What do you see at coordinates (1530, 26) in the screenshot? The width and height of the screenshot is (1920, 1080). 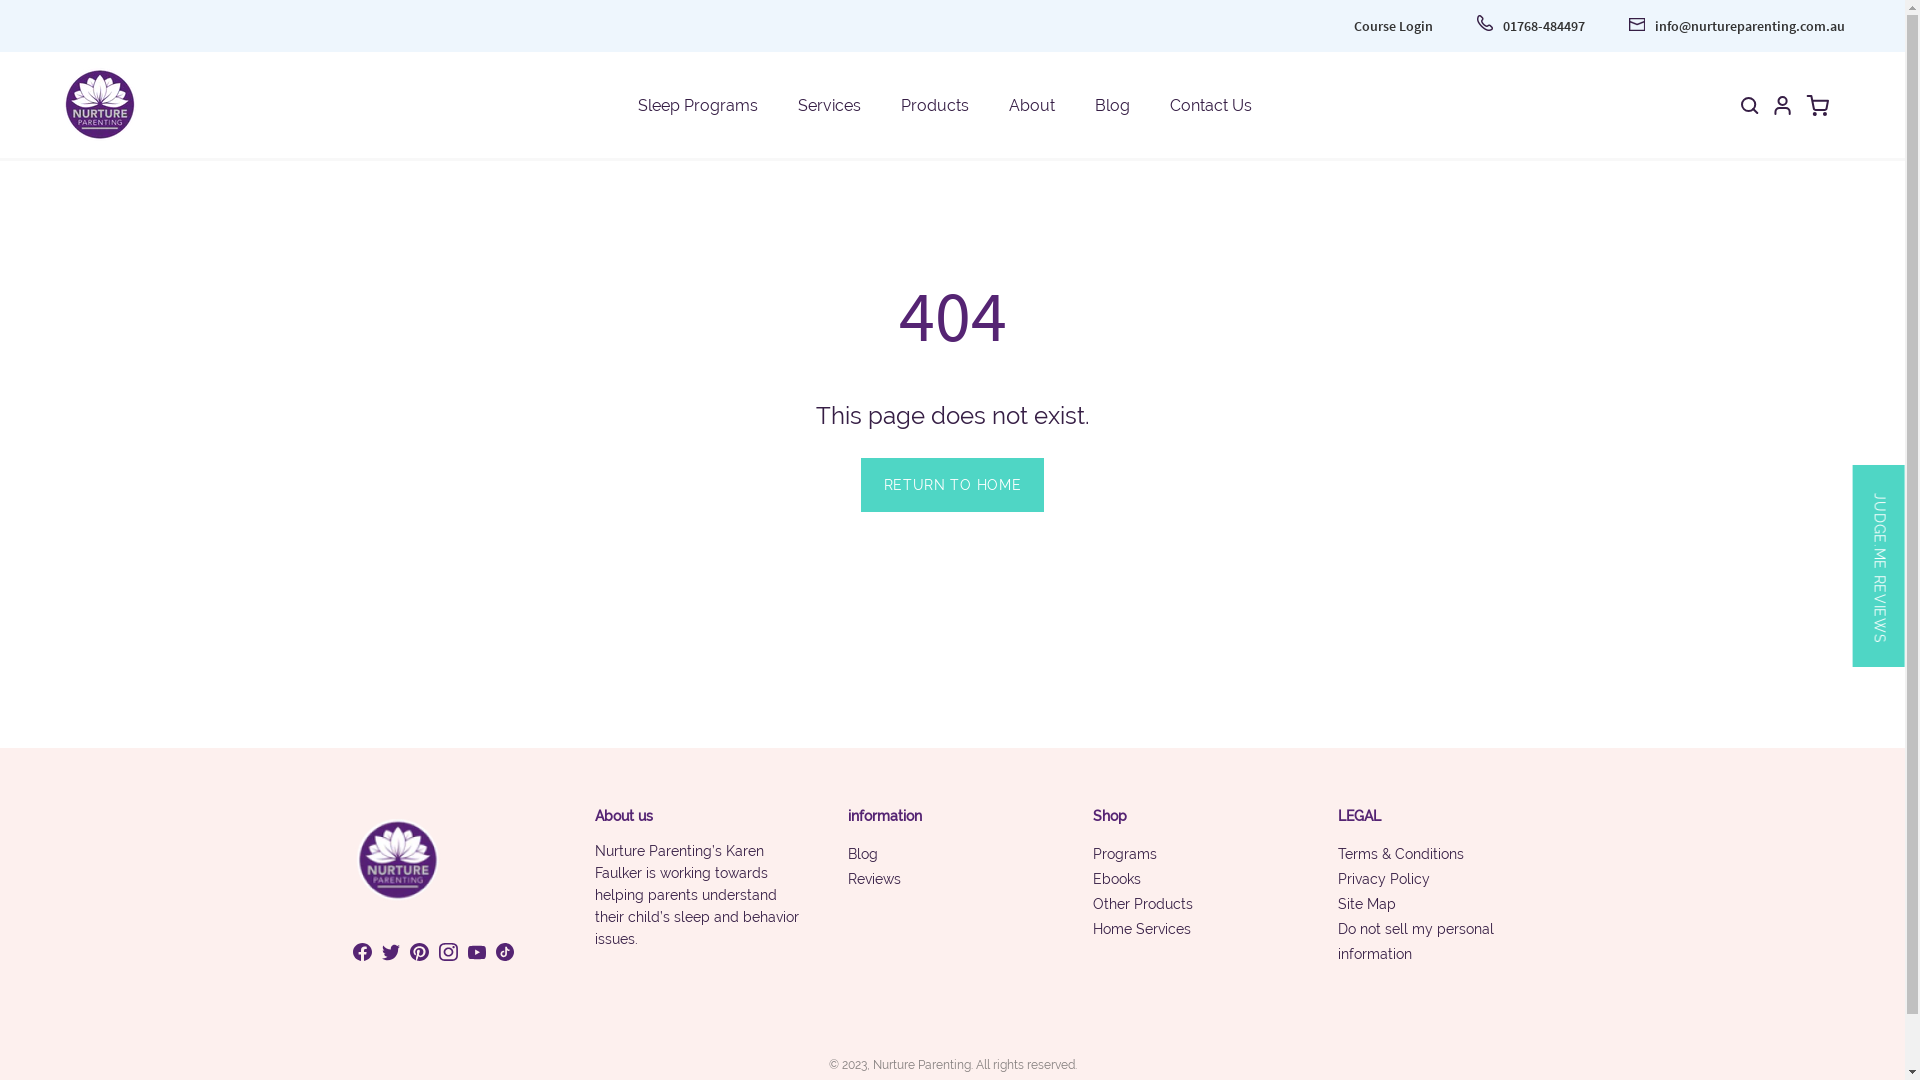 I see `'01768-484497'` at bounding box center [1530, 26].